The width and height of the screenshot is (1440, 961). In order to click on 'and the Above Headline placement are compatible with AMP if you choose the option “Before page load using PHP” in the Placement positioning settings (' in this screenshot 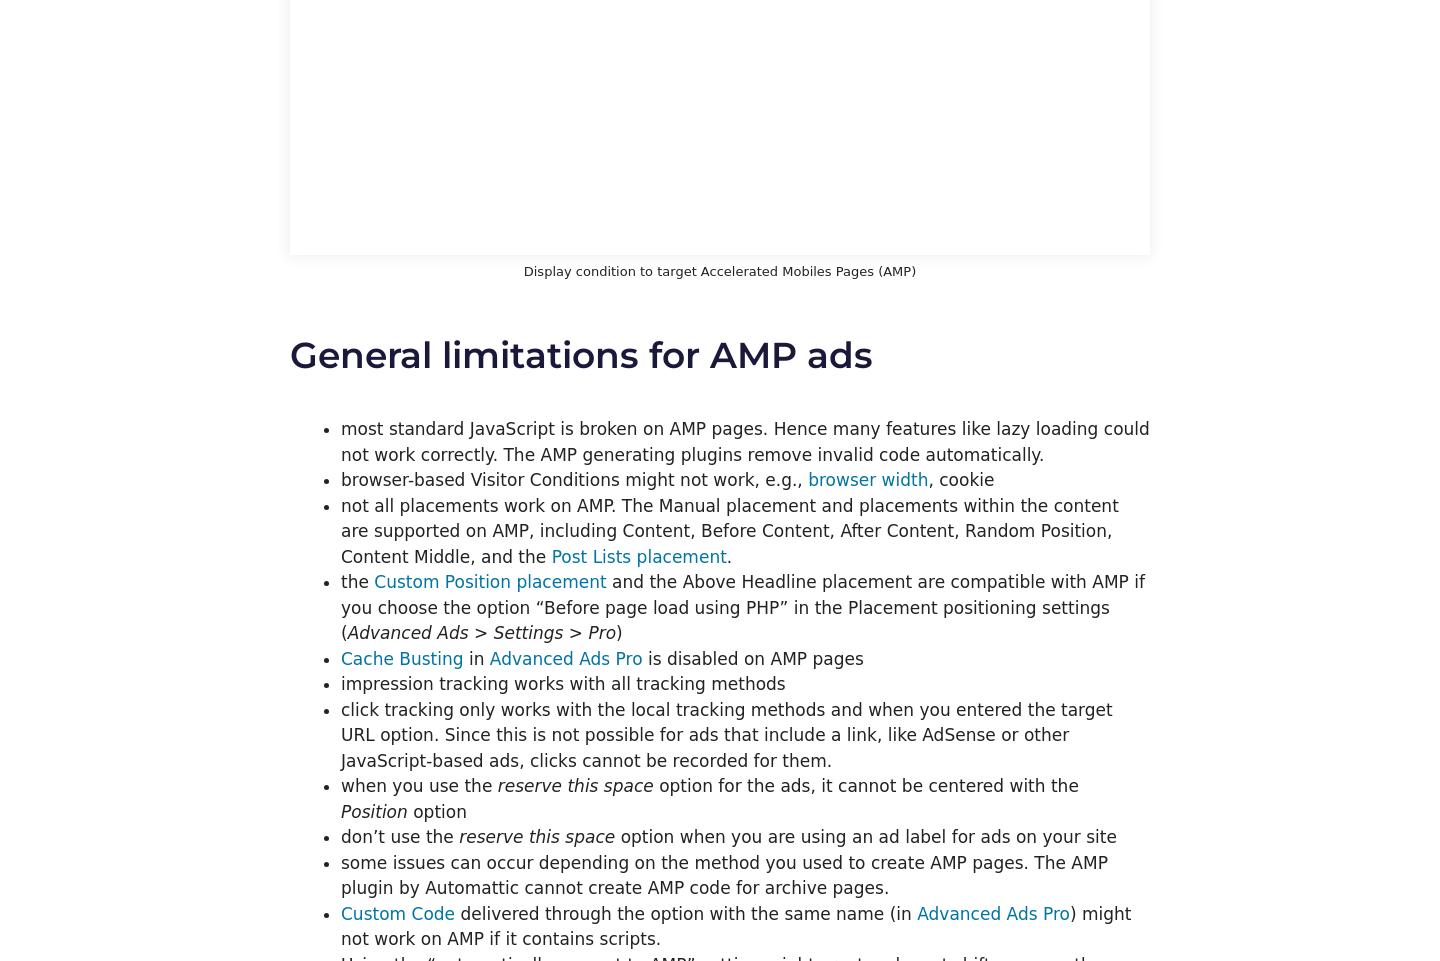, I will do `click(741, 607)`.